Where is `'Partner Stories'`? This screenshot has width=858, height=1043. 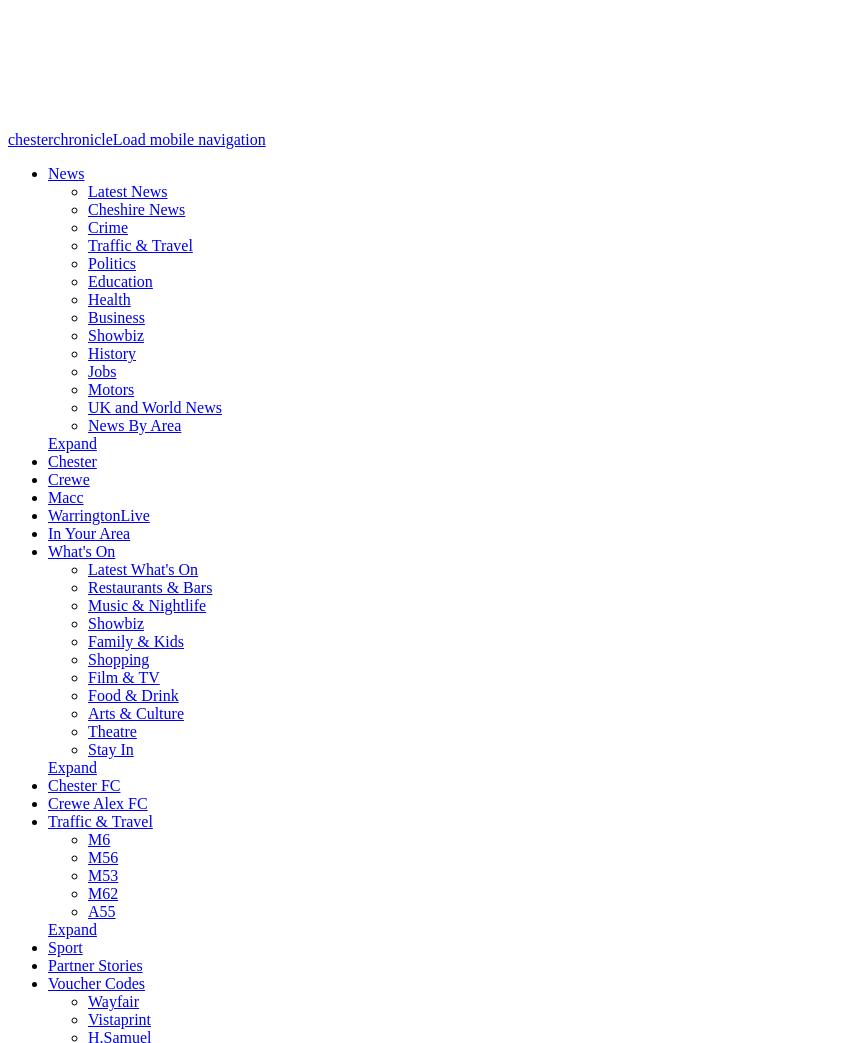
'Partner Stories' is located at coordinates (94, 964).